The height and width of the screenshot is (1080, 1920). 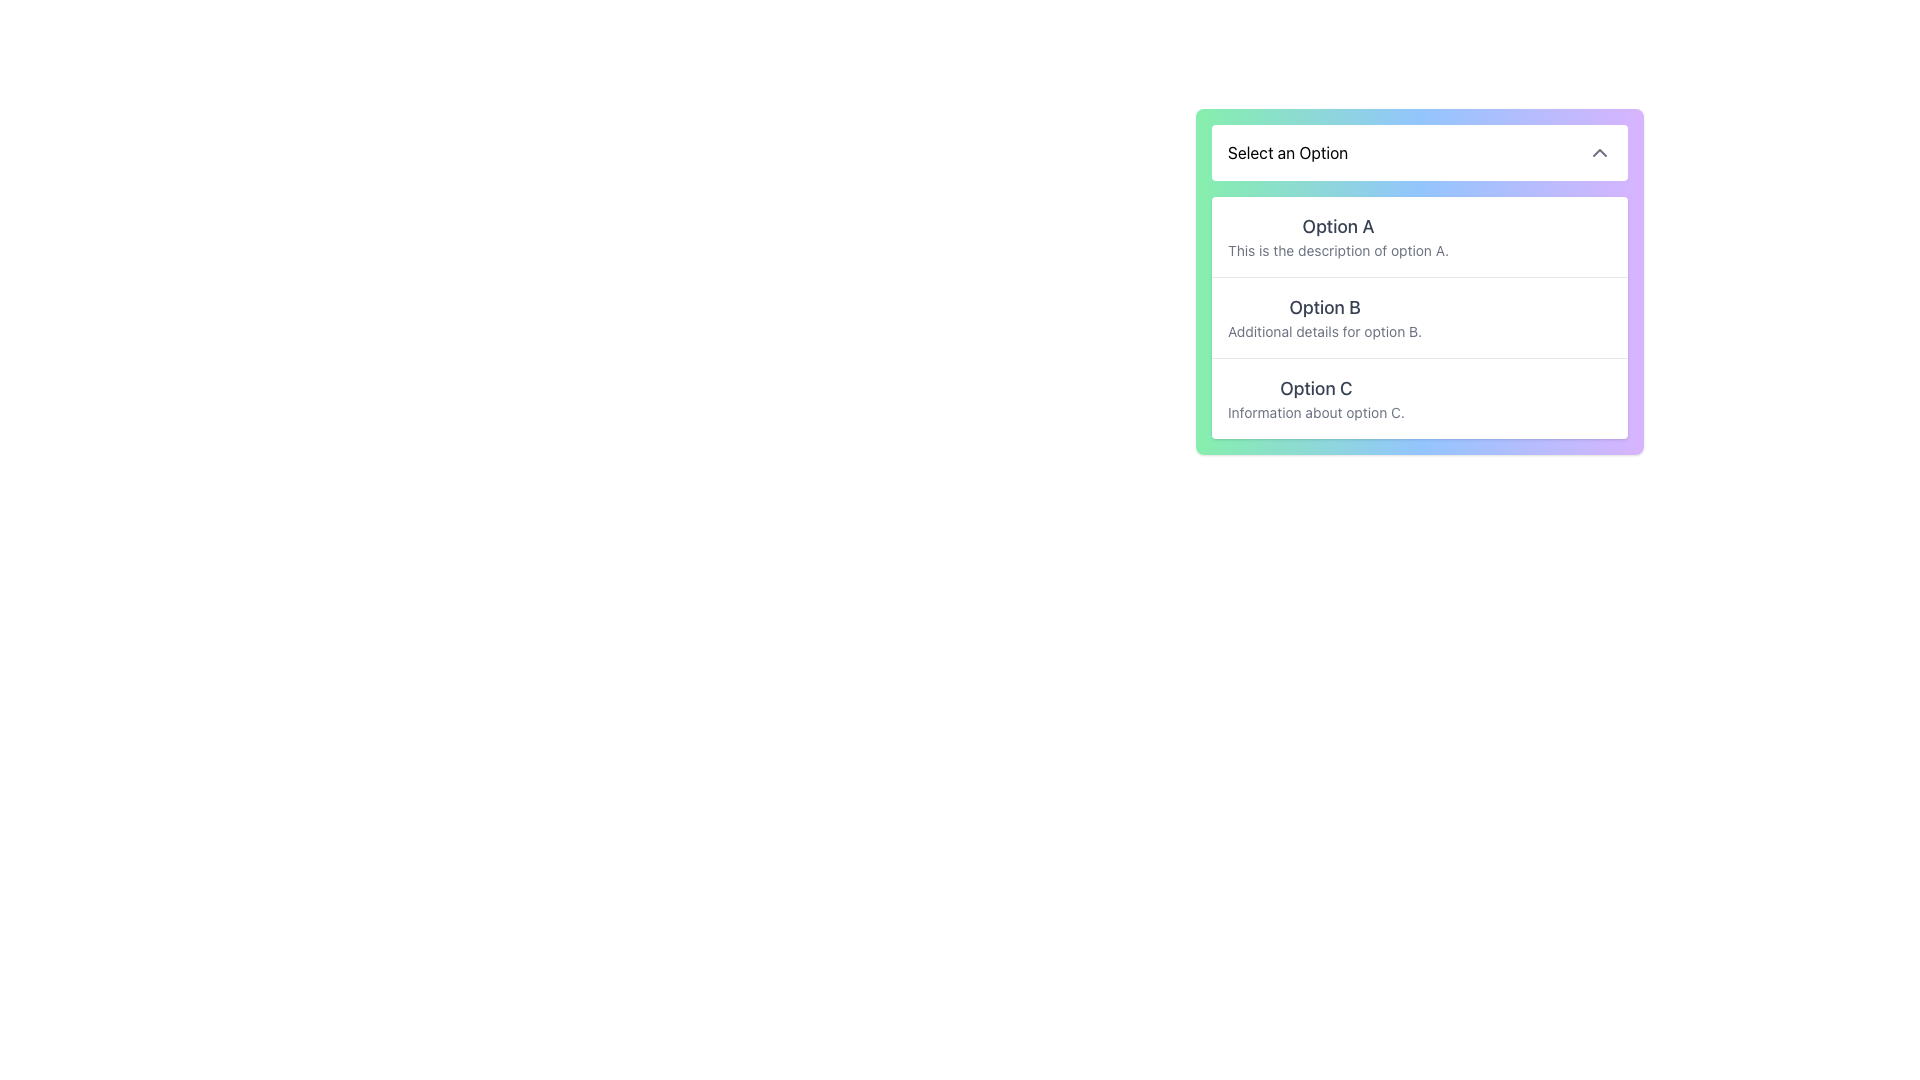 I want to click on the text label providing supplementary information for 'Option B' in the multi-option dropdown menu, located directly below the title text 'Option B.', so click(x=1324, y=330).